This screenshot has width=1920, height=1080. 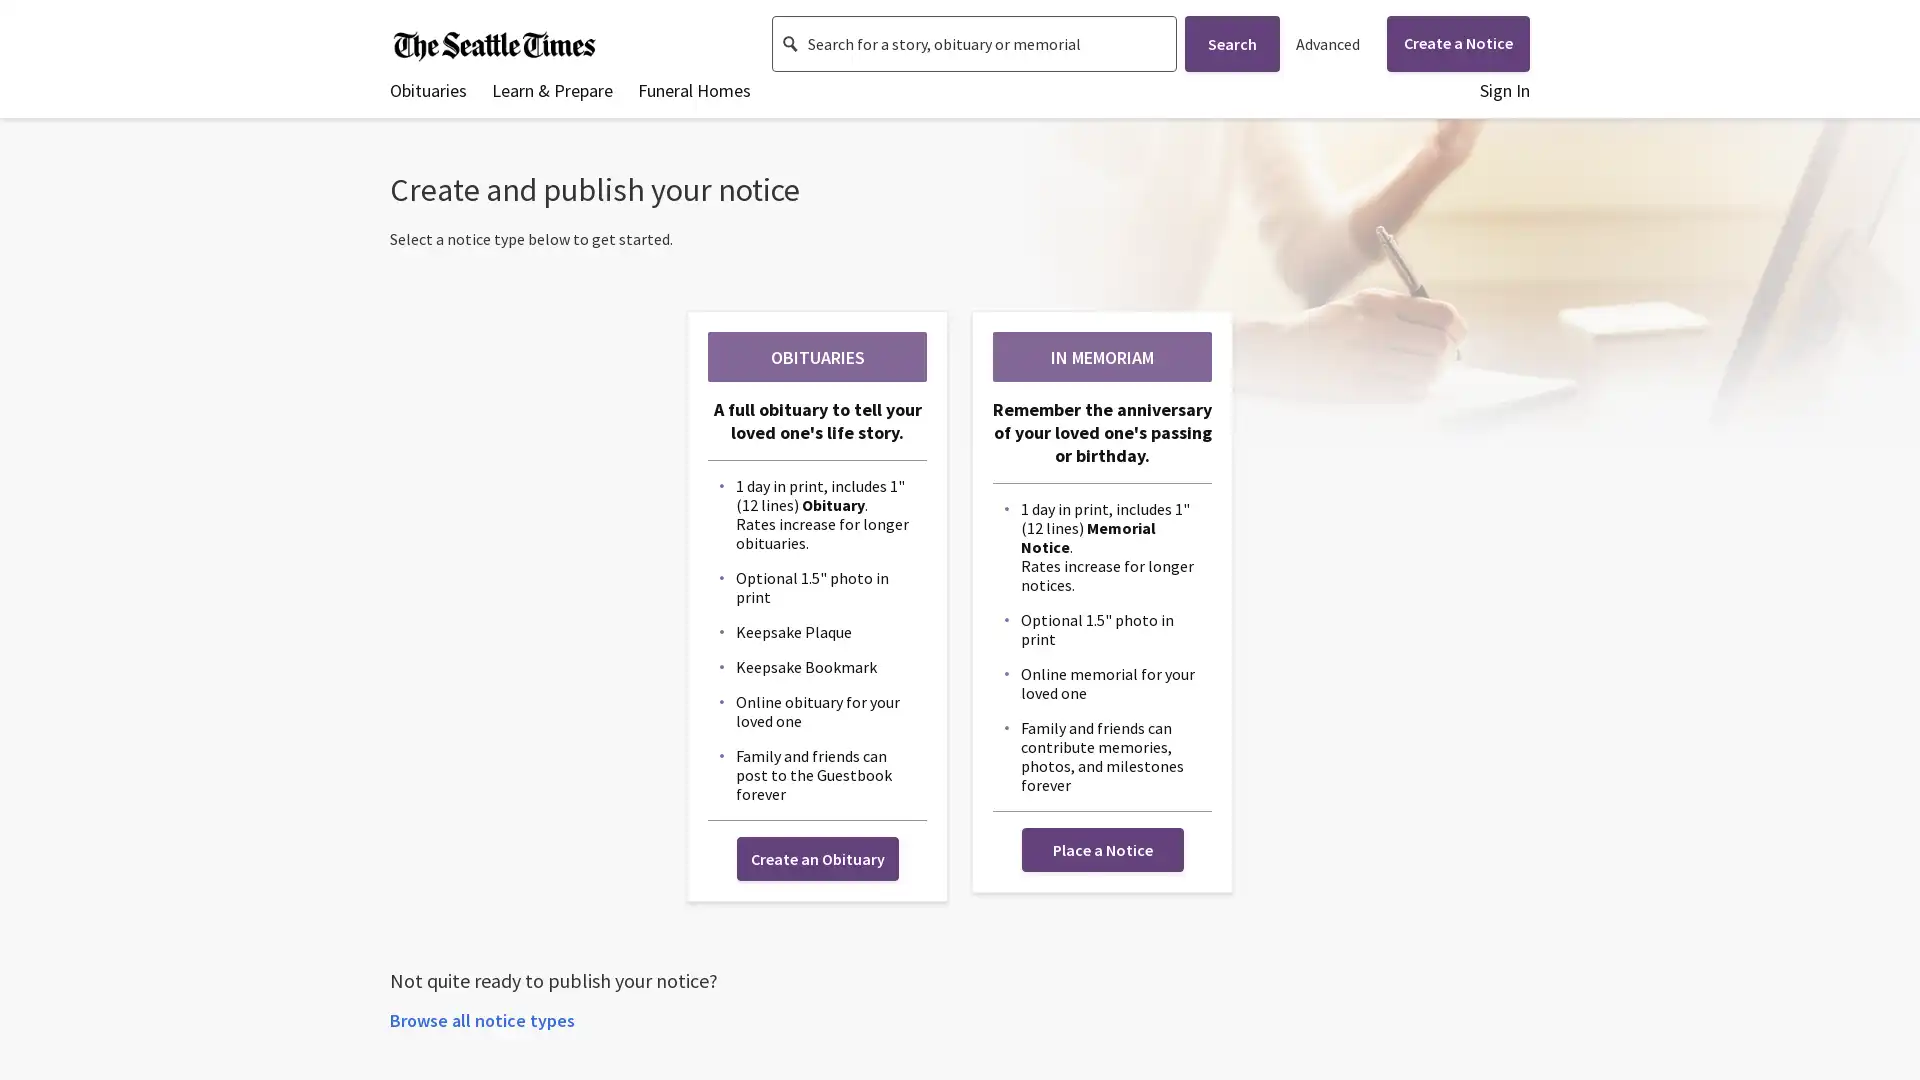 What do you see at coordinates (1230, 43) in the screenshot?
I see `Search` at bounding box center [1230, 43].